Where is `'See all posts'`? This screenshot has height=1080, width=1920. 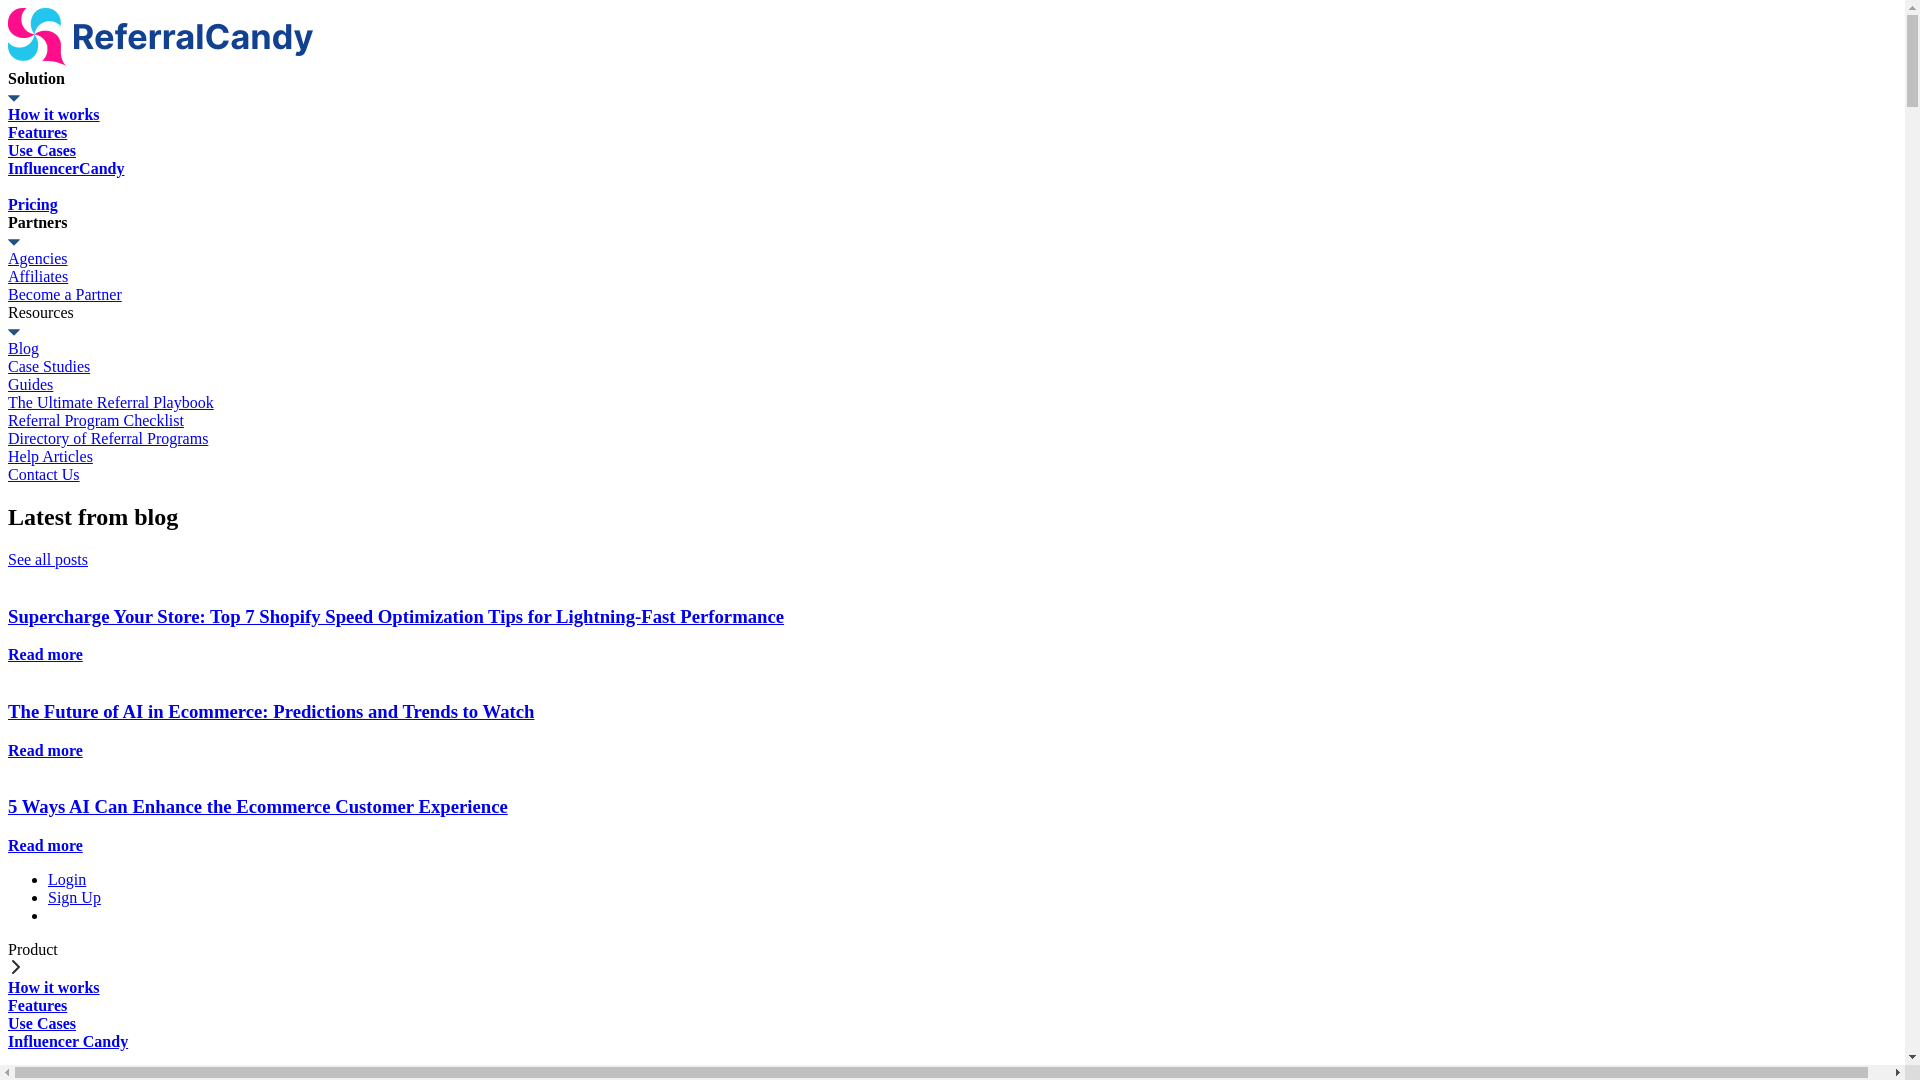
'See all posts' is located at coordinates (48, 559).